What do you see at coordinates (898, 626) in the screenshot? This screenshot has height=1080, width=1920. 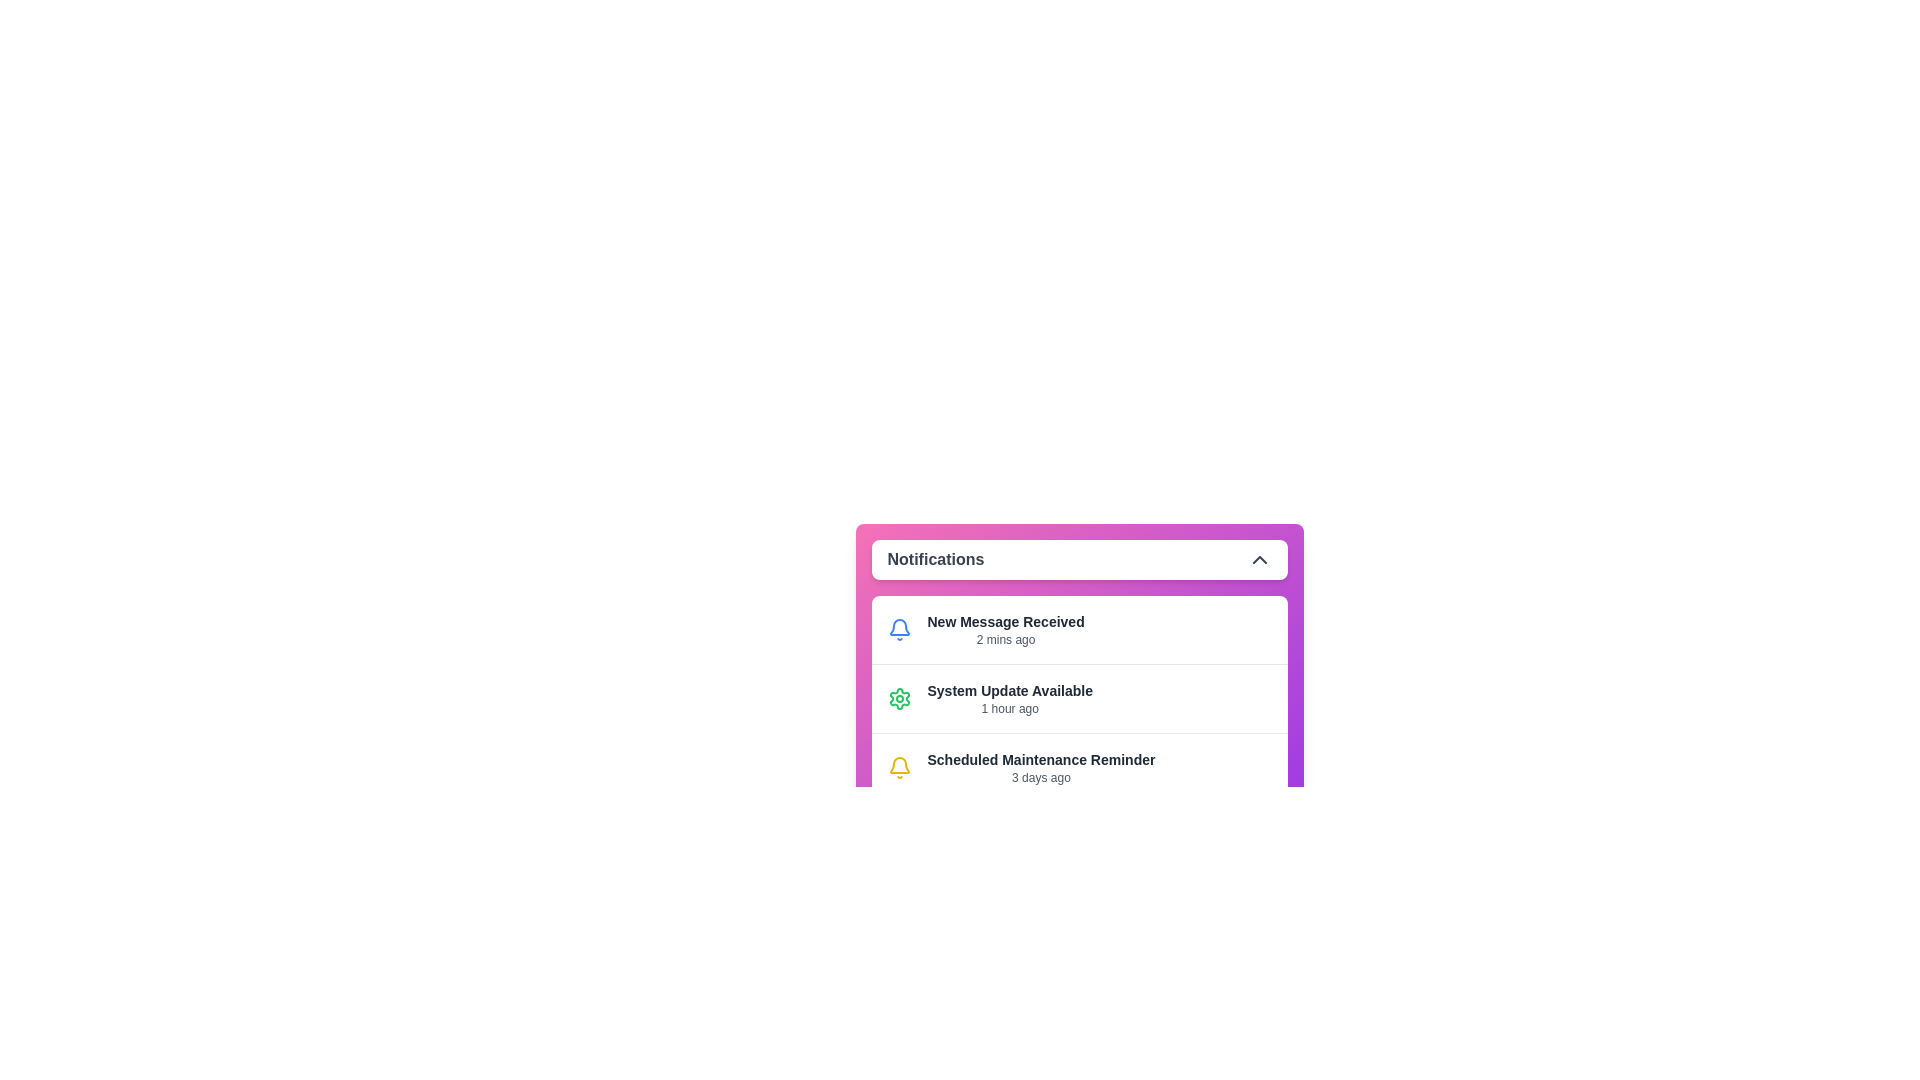 I see `the decorative SVG shape resembling a bell icon with a blue outline, located in the notification dropdown` at bounding box center [898, 626].